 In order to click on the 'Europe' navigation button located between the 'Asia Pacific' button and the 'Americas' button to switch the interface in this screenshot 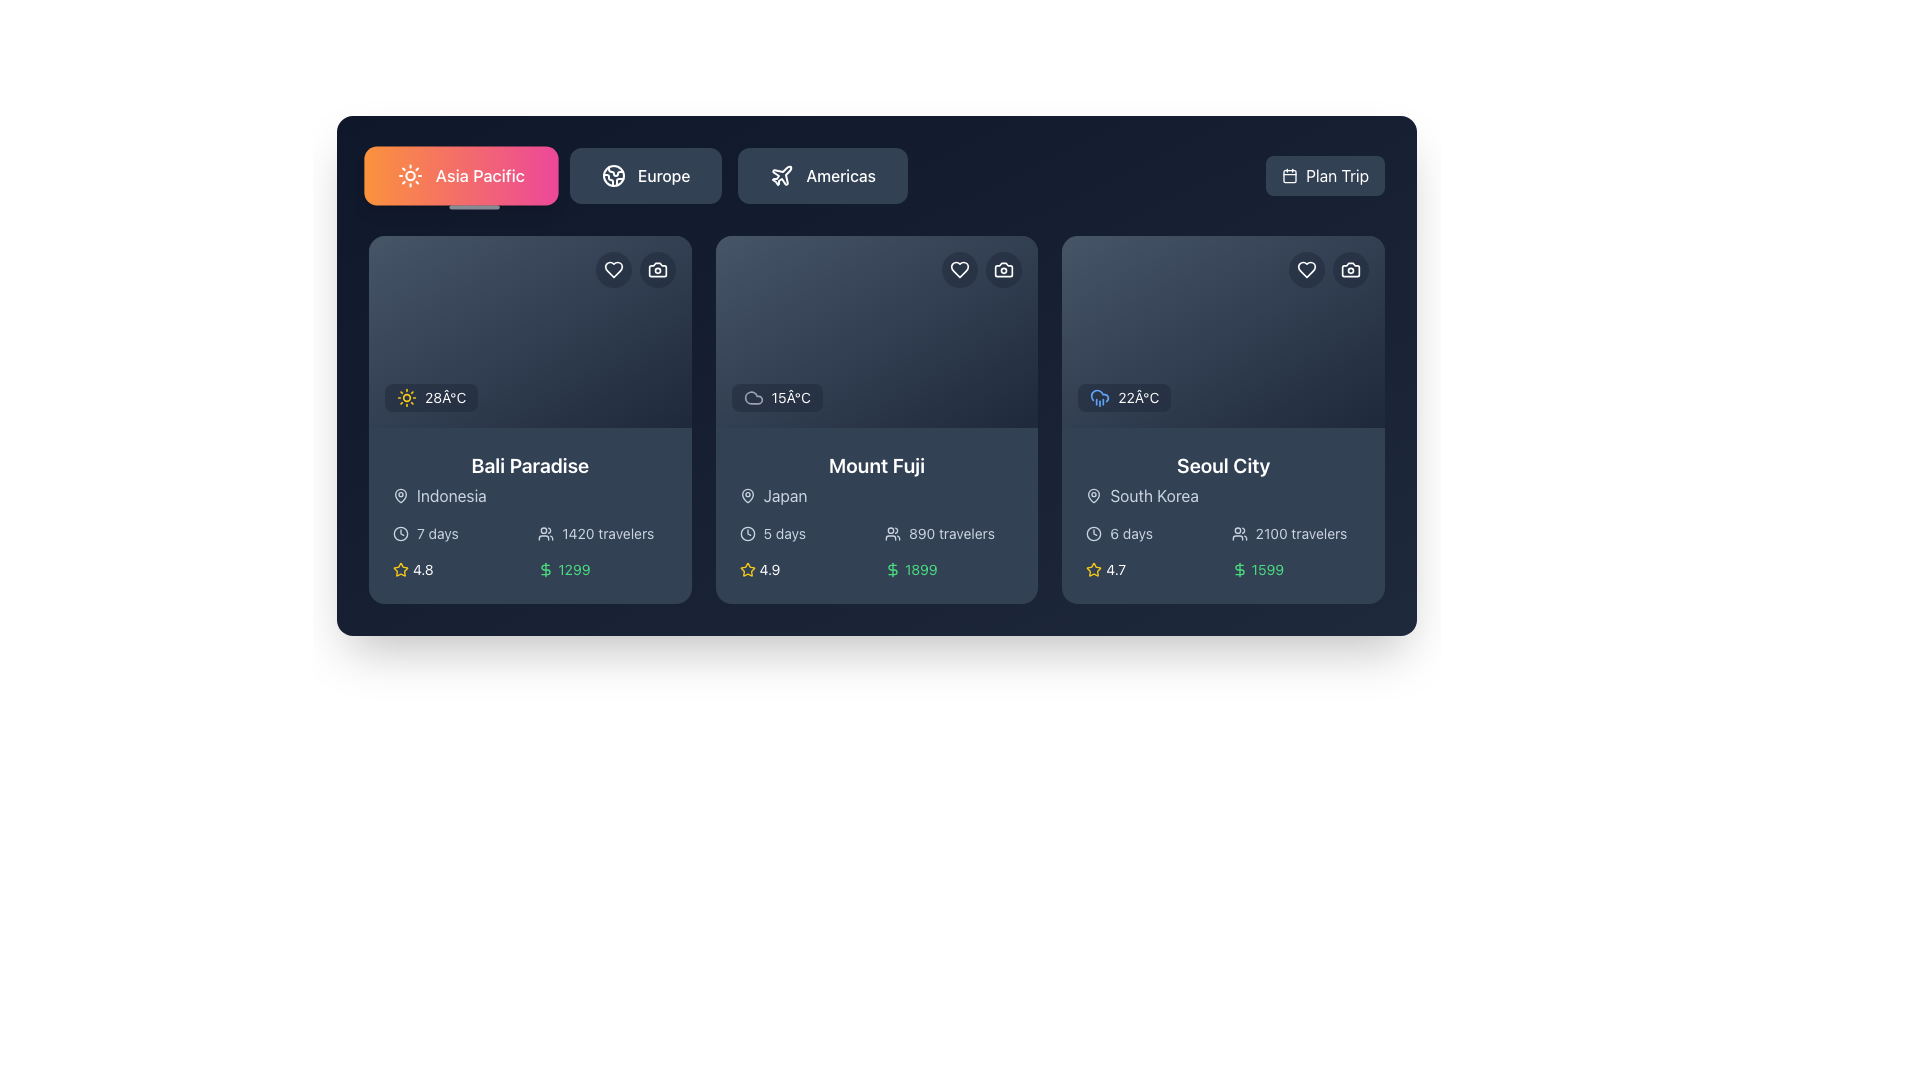, I will do `click(646, 175)`.